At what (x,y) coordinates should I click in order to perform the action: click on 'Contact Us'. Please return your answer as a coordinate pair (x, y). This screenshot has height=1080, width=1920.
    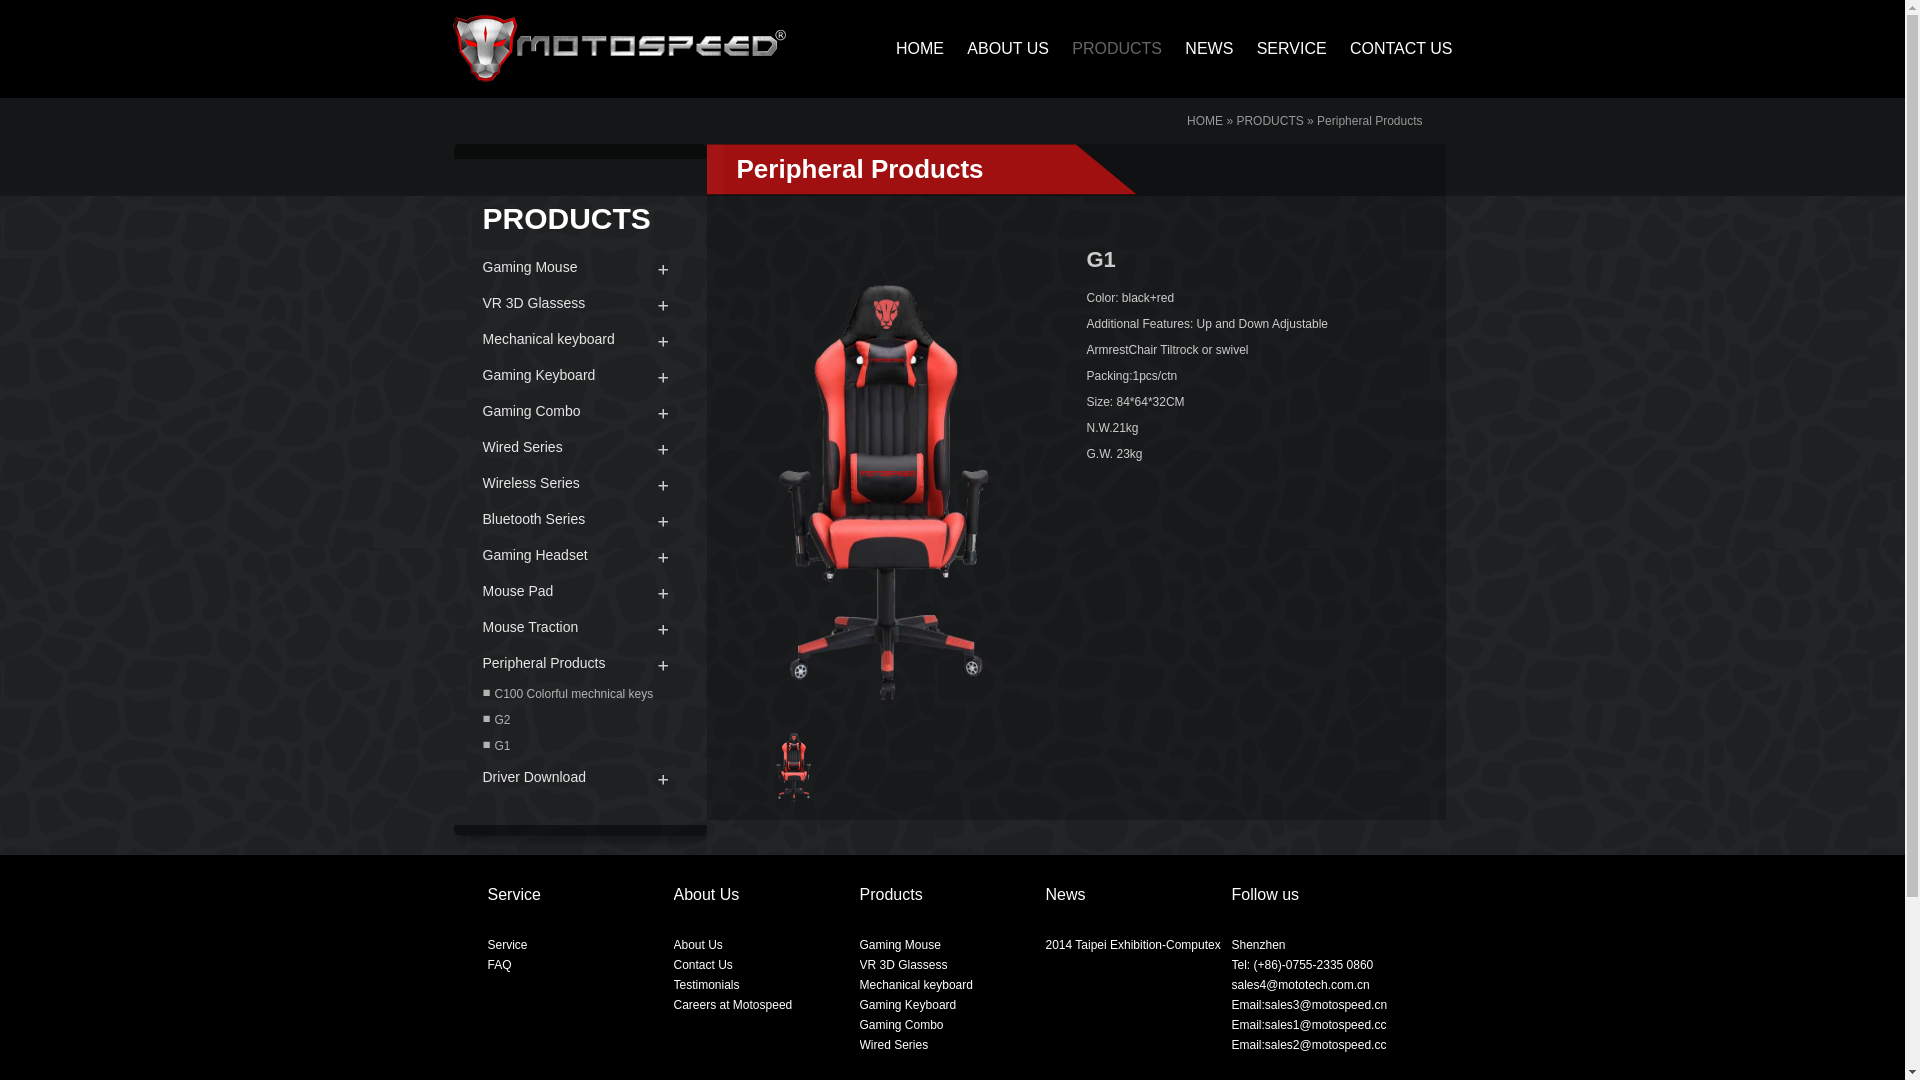
    Looking at the image, I should click on (703, 963).